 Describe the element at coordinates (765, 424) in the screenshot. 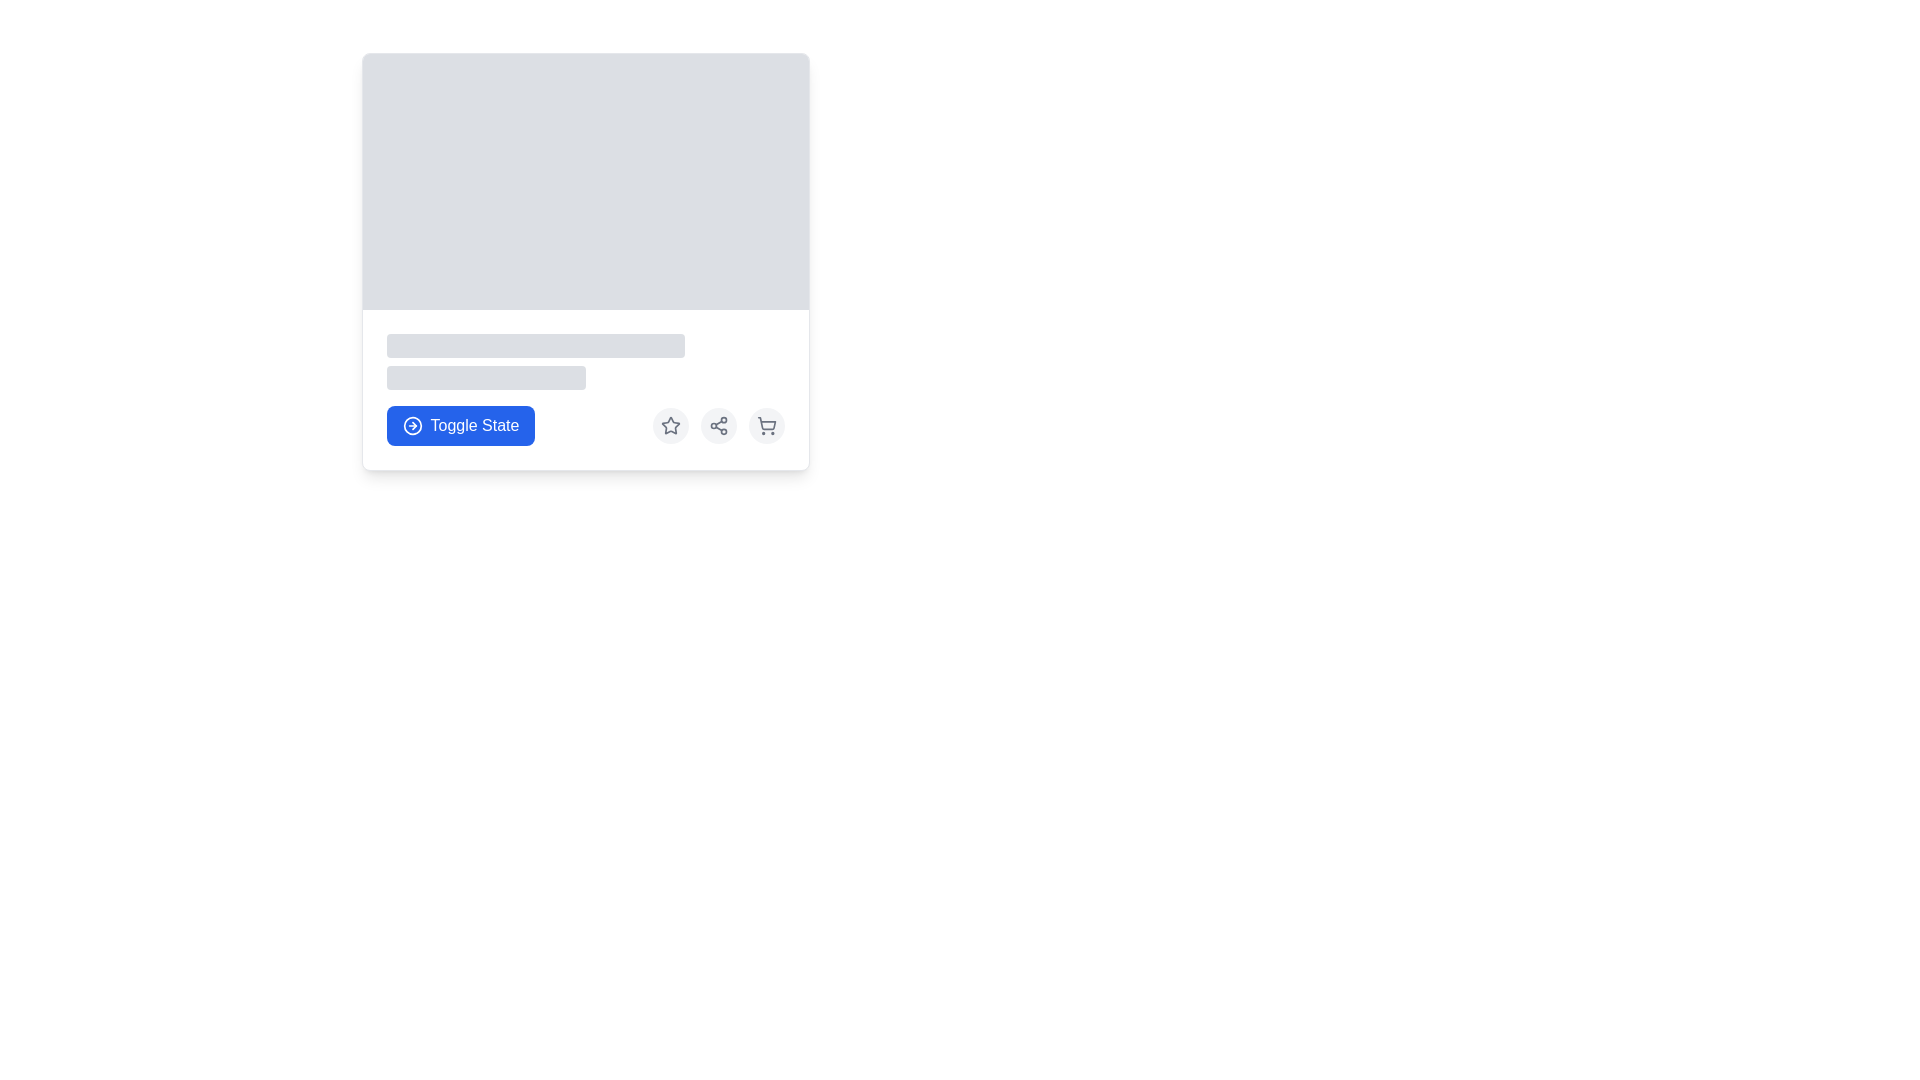

I see `the shopping cart button located at the far right among the horizontal arrangement of icons` at that location.